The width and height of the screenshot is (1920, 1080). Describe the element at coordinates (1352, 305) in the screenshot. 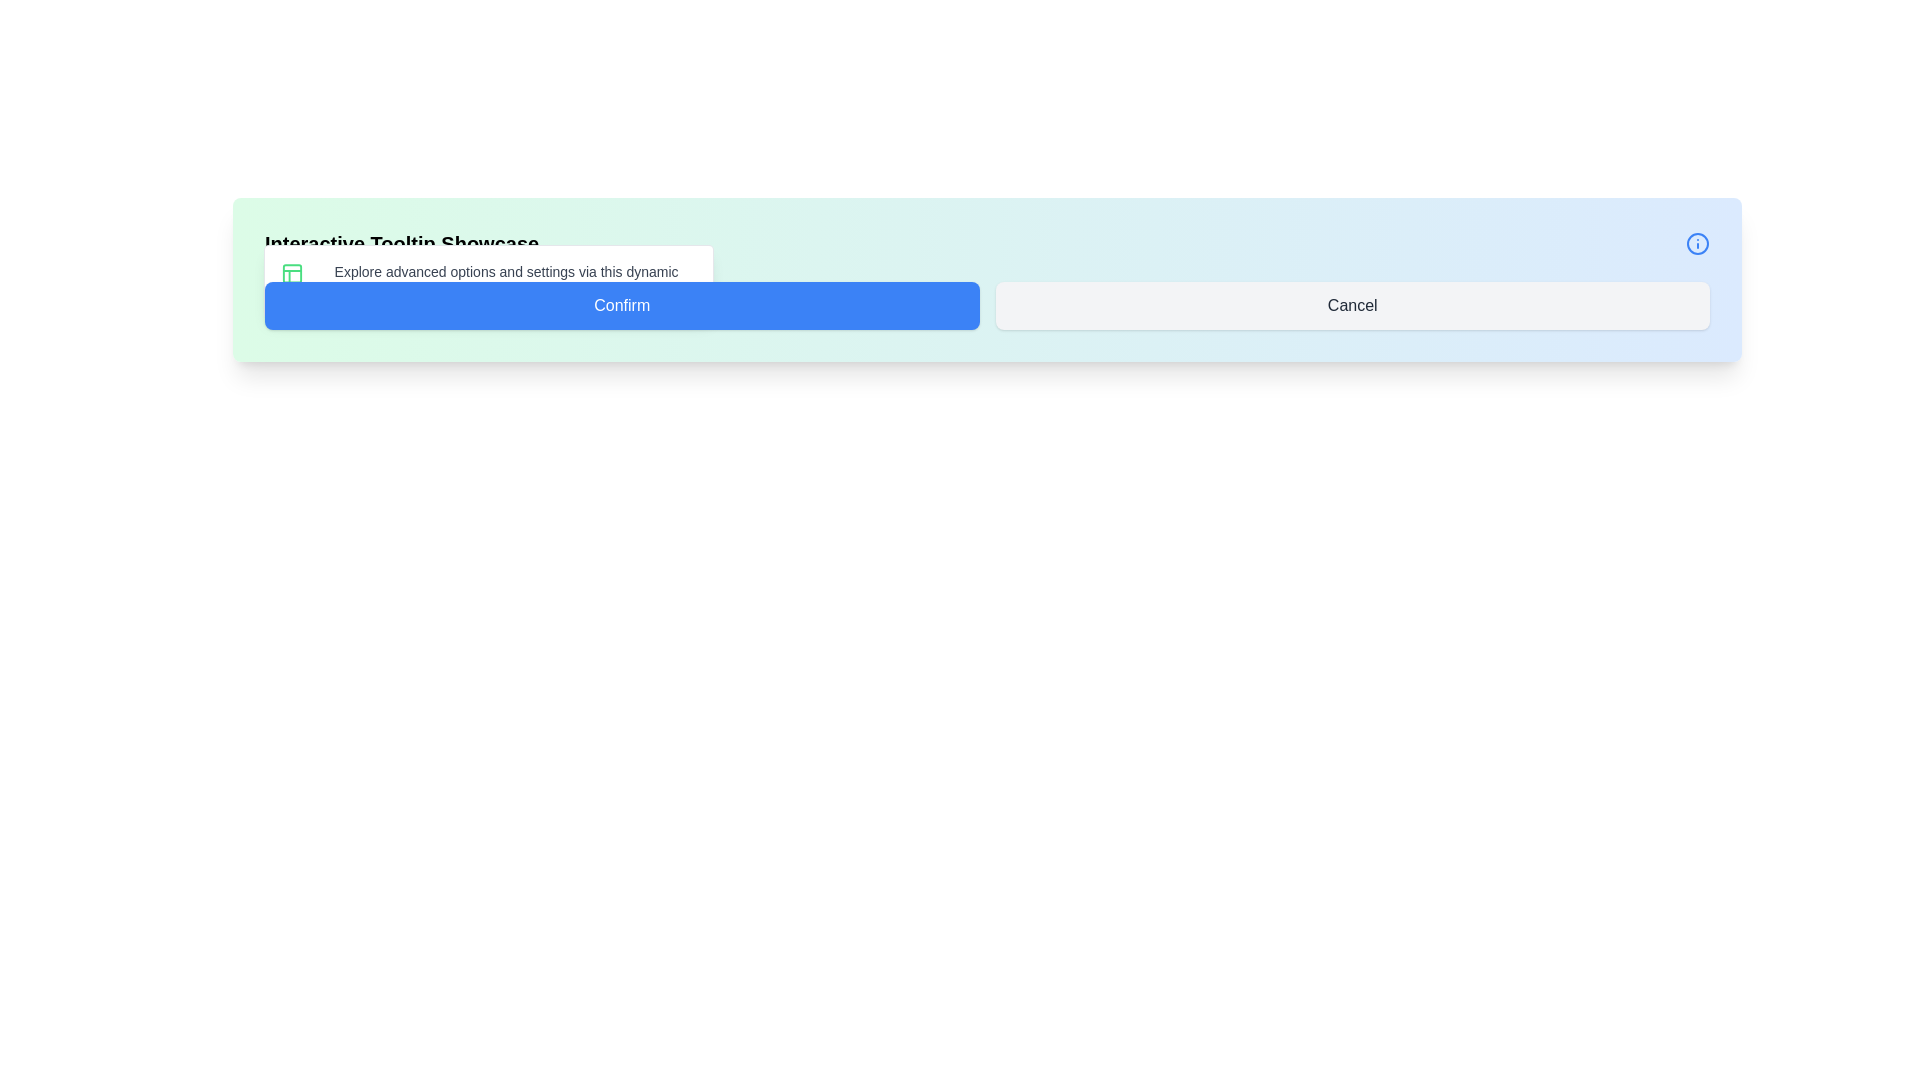

I see `the cancel button located to the right of the blue 'Confirm' button to change its appearance` at that location.